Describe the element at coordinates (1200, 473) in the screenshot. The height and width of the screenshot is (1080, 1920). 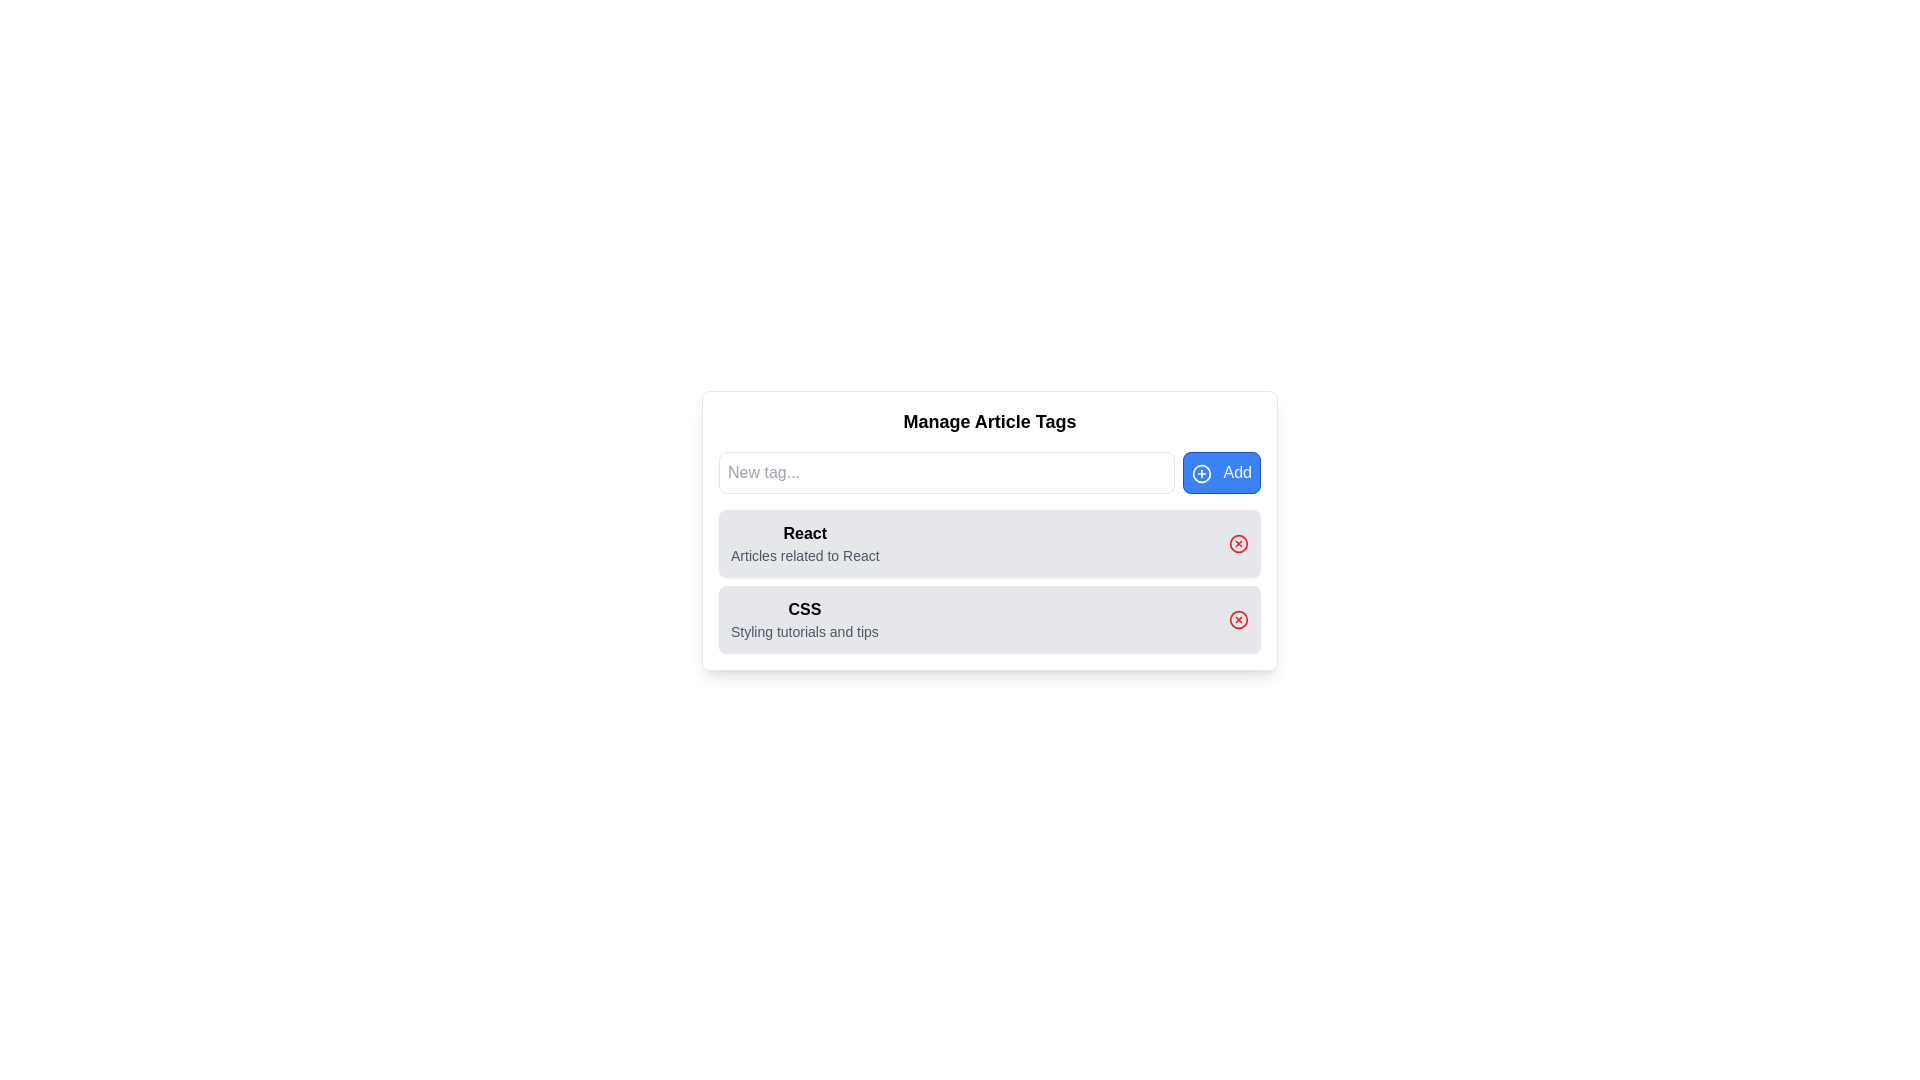
I see `the Circular SVG graphic element of the add icon located at the rightmost end of the 'New tag' input box` at that location.